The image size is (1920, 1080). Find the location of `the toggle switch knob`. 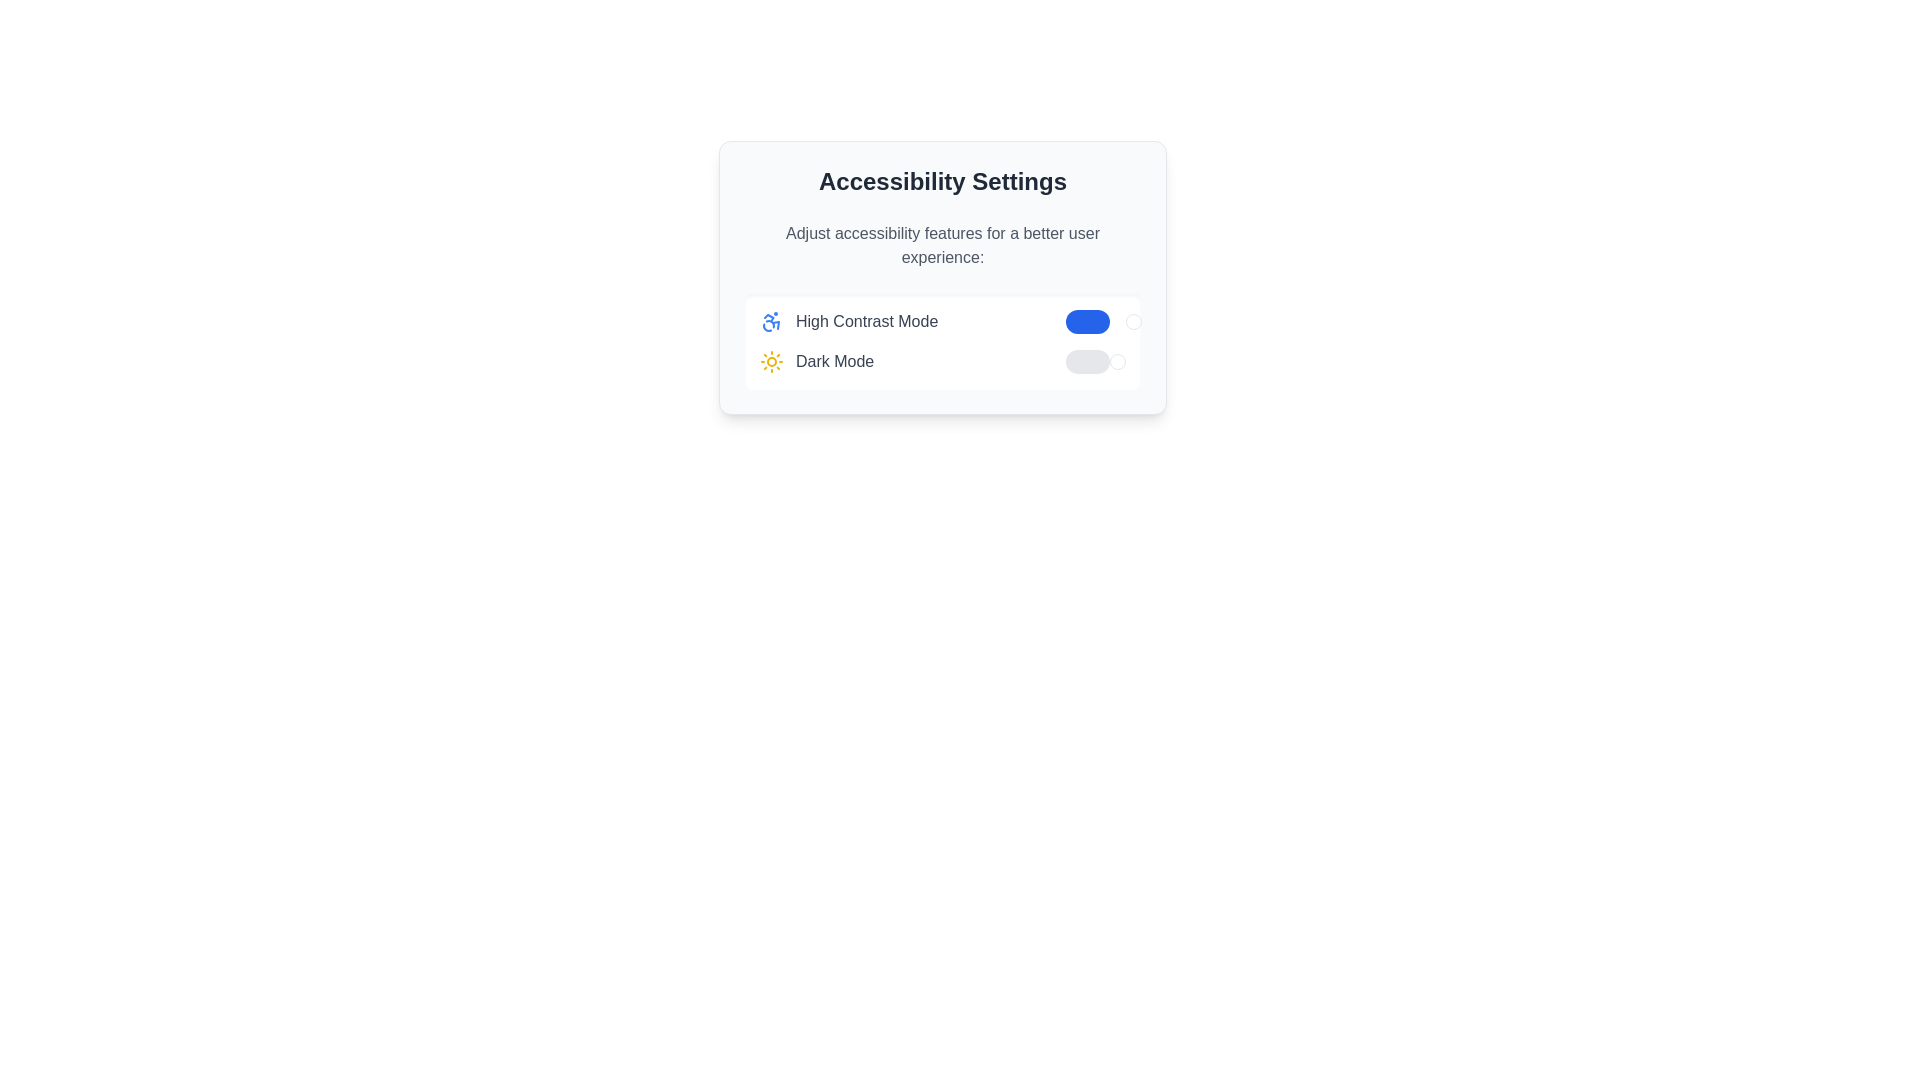

the toggle switch knob is located at coordinates (1094, 362).